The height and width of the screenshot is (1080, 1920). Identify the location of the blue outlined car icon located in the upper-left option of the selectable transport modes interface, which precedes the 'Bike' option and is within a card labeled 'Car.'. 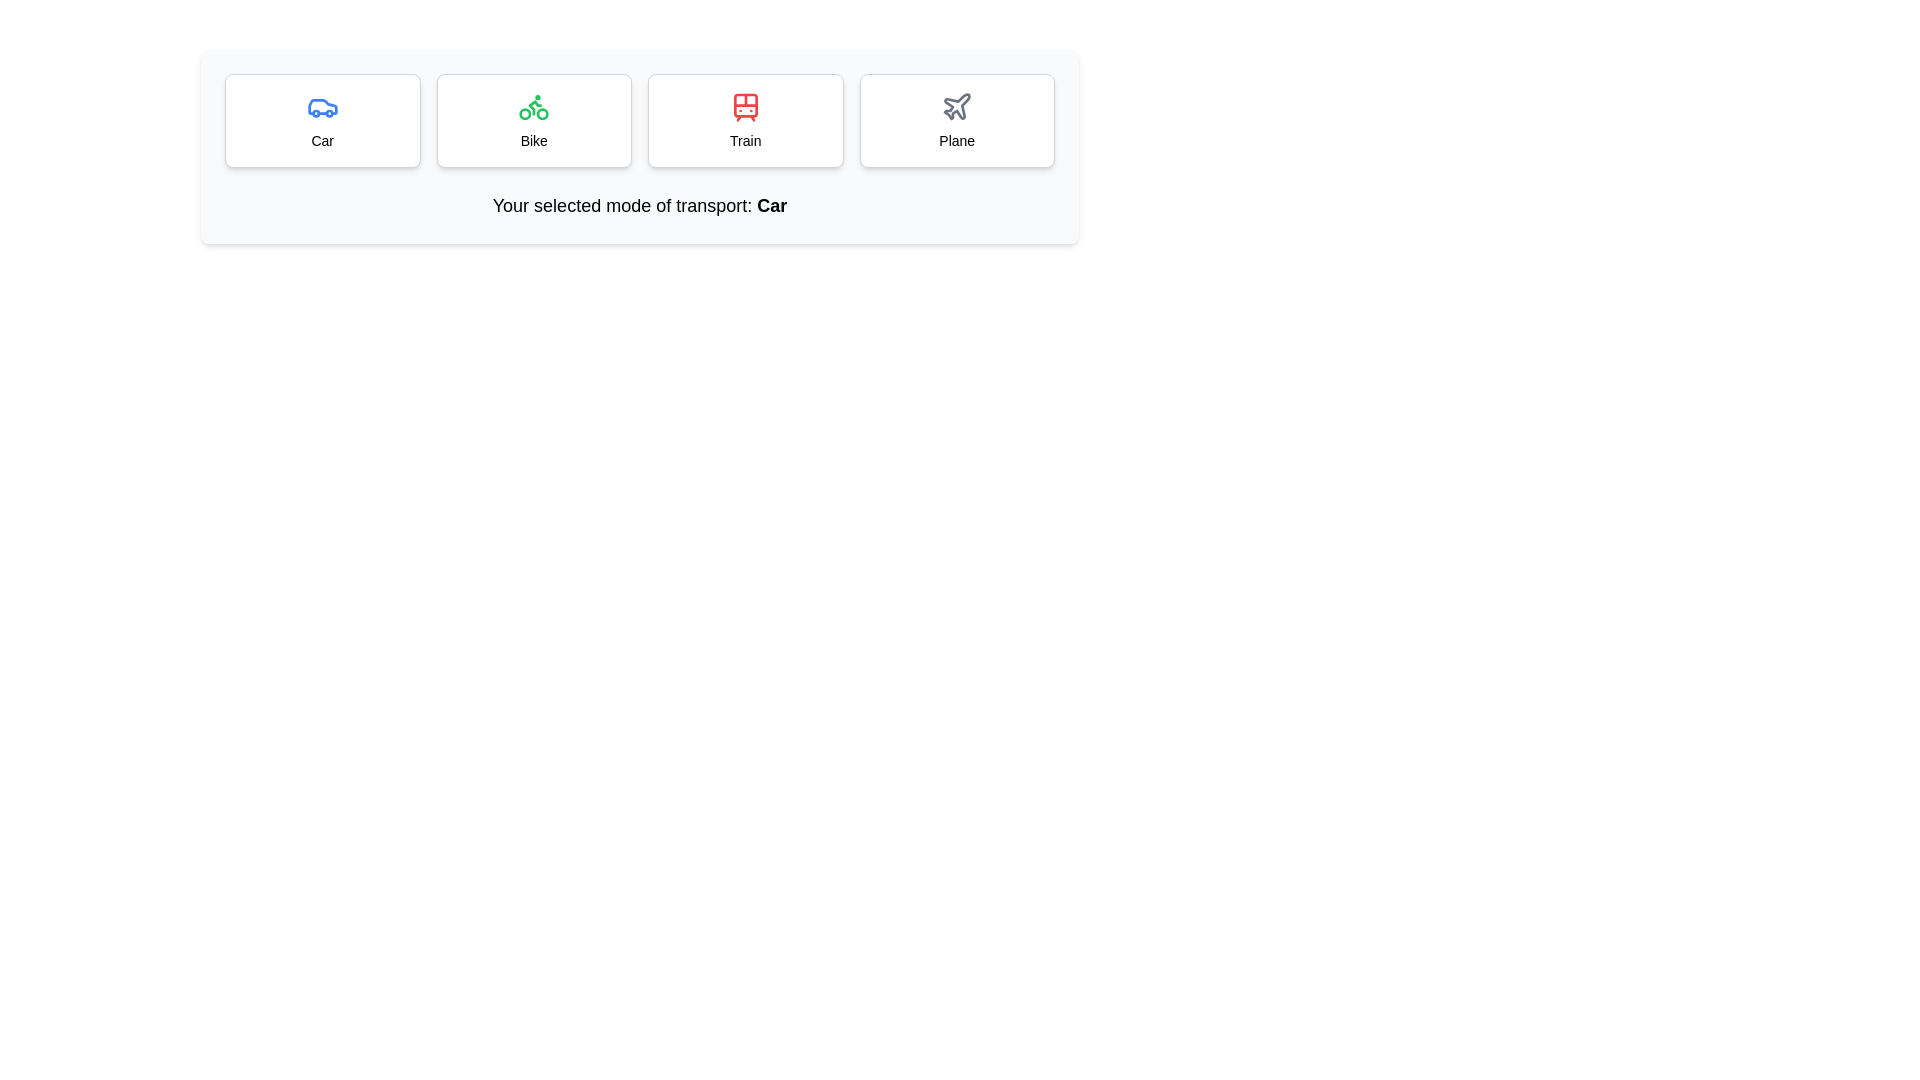
(322, 107).